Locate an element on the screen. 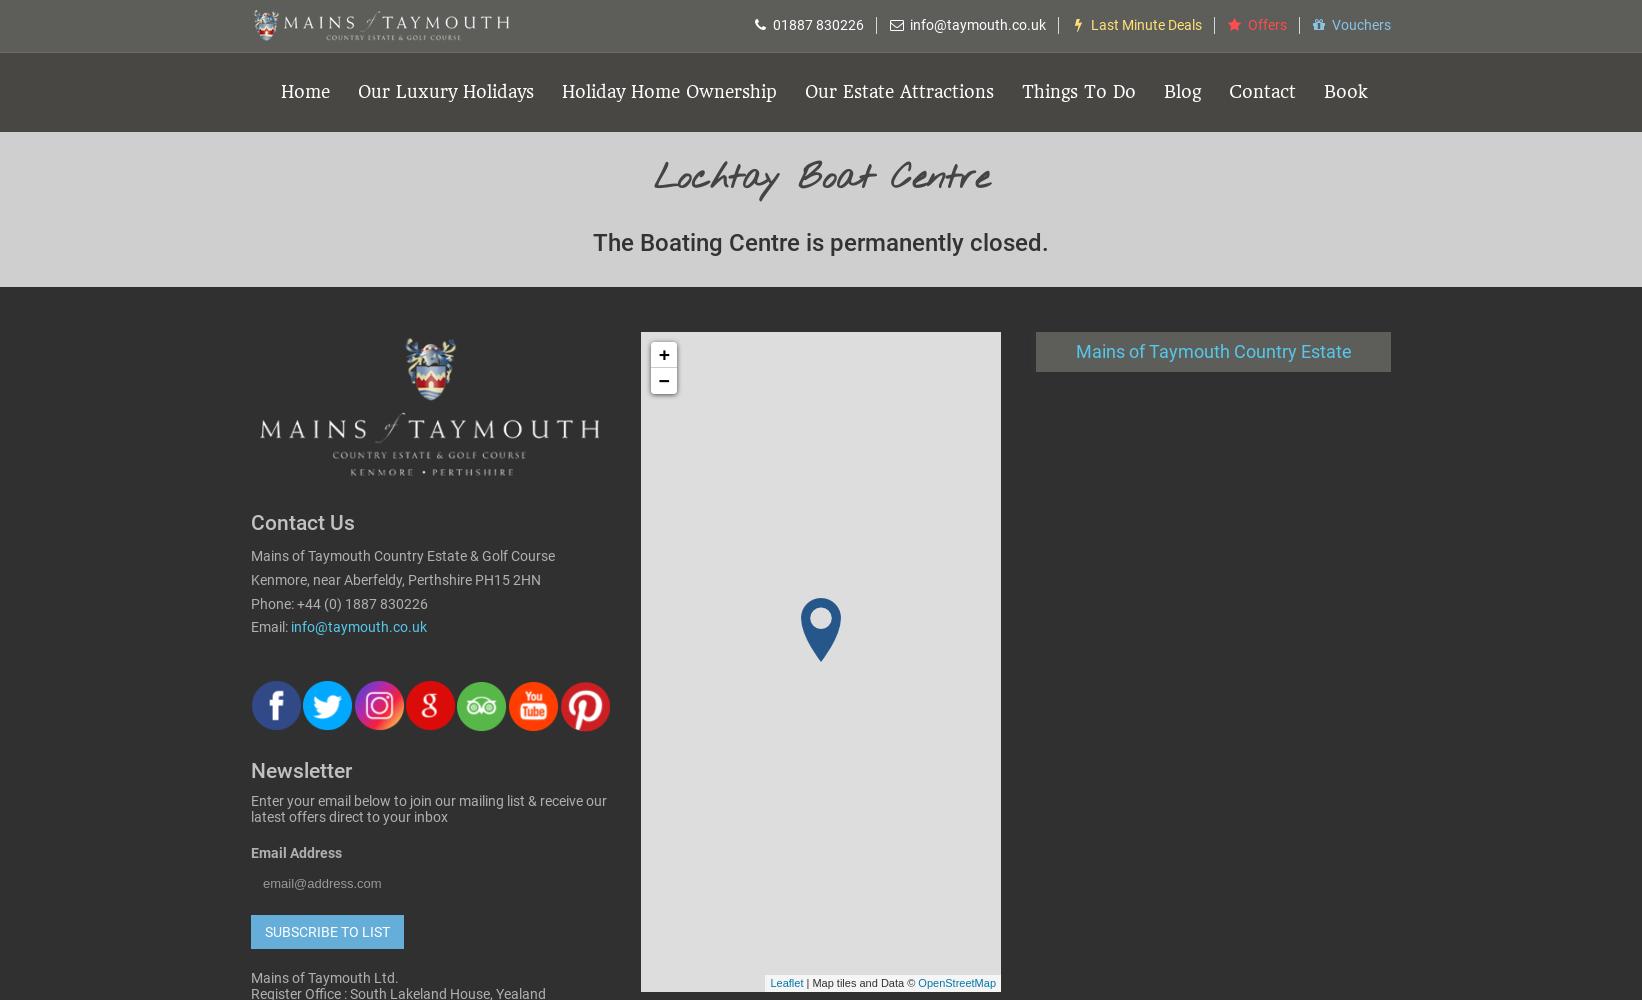 The height and width of the screenshot is (1000, 1642). '+44 (0) 1887 830226' is located at coordinates (362, 602).